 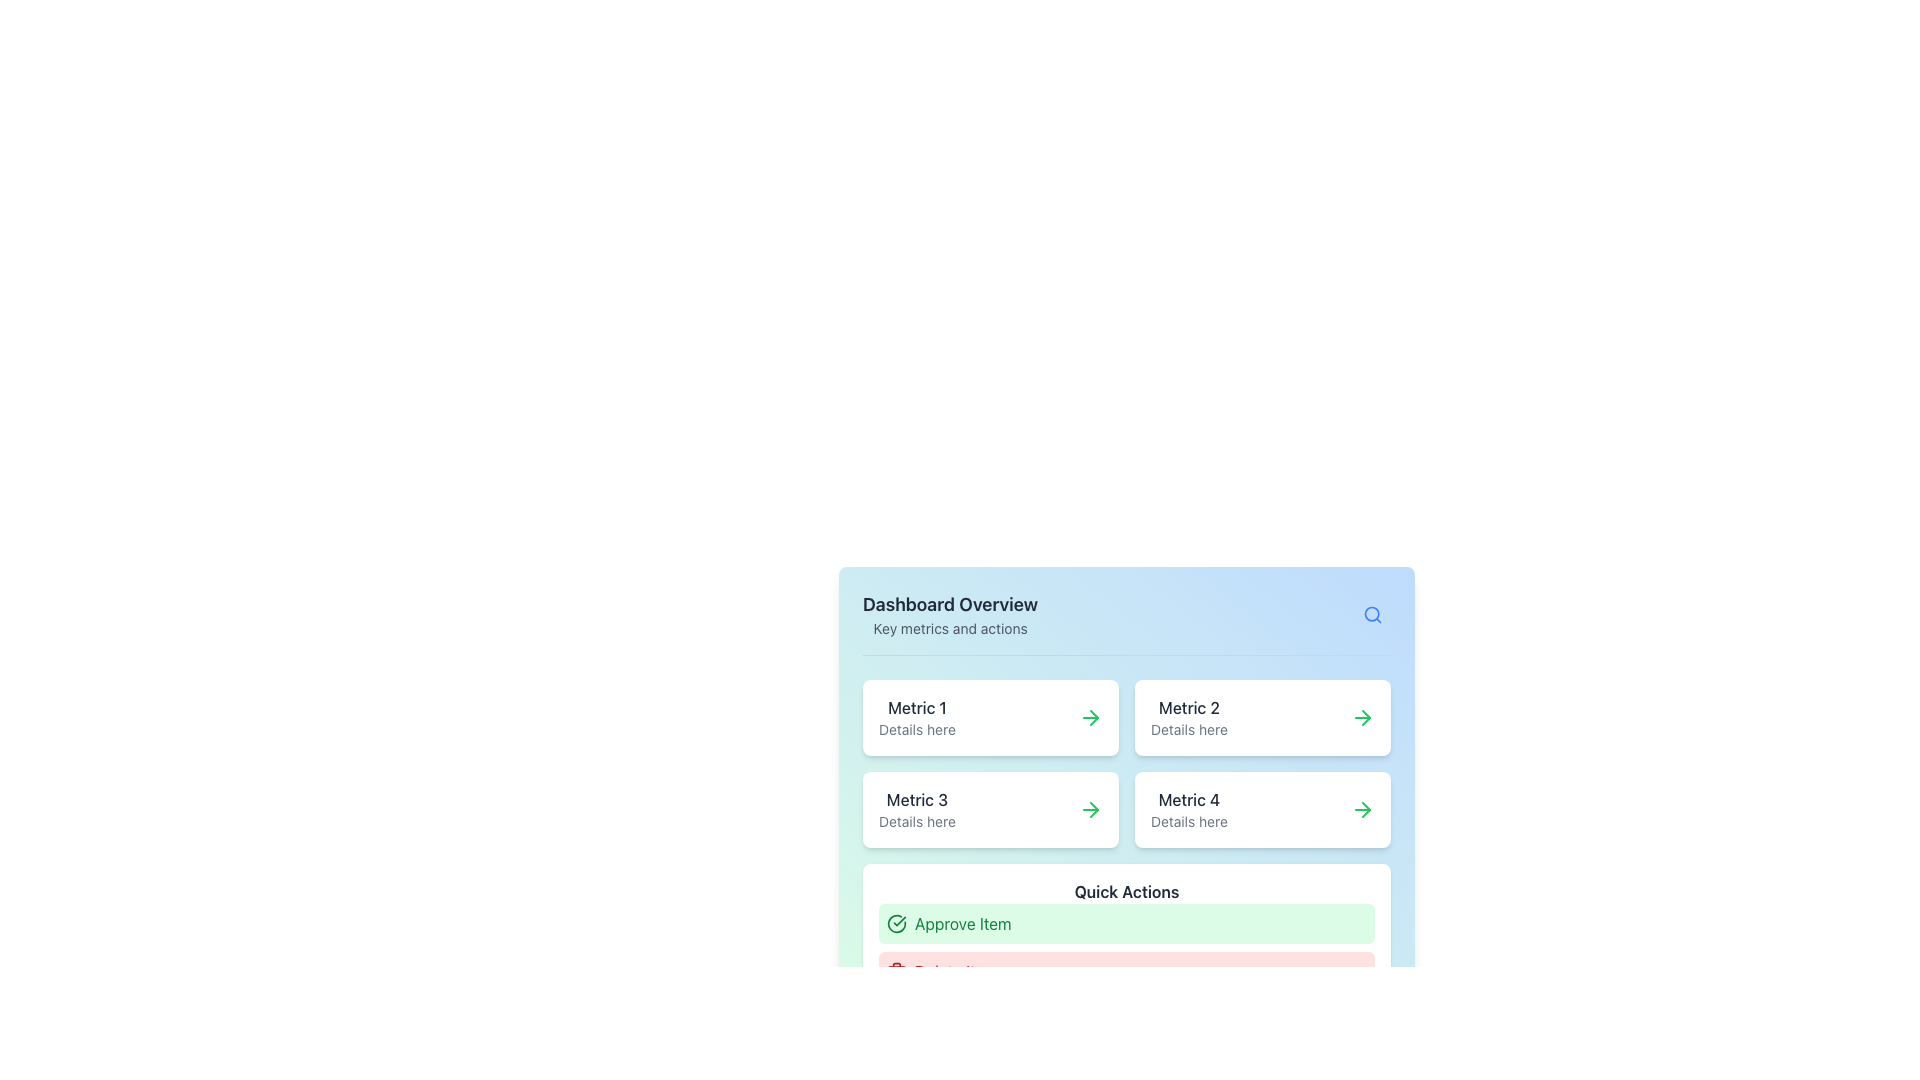 What do you see at coordinates (949, 627) in the screenshot?
I see `text label containing the phrase 'Key metrics and actions' which is located just below the 'Dashboard Overview' text in the header area of the dashboard interface` at bounding box center [949, 627].